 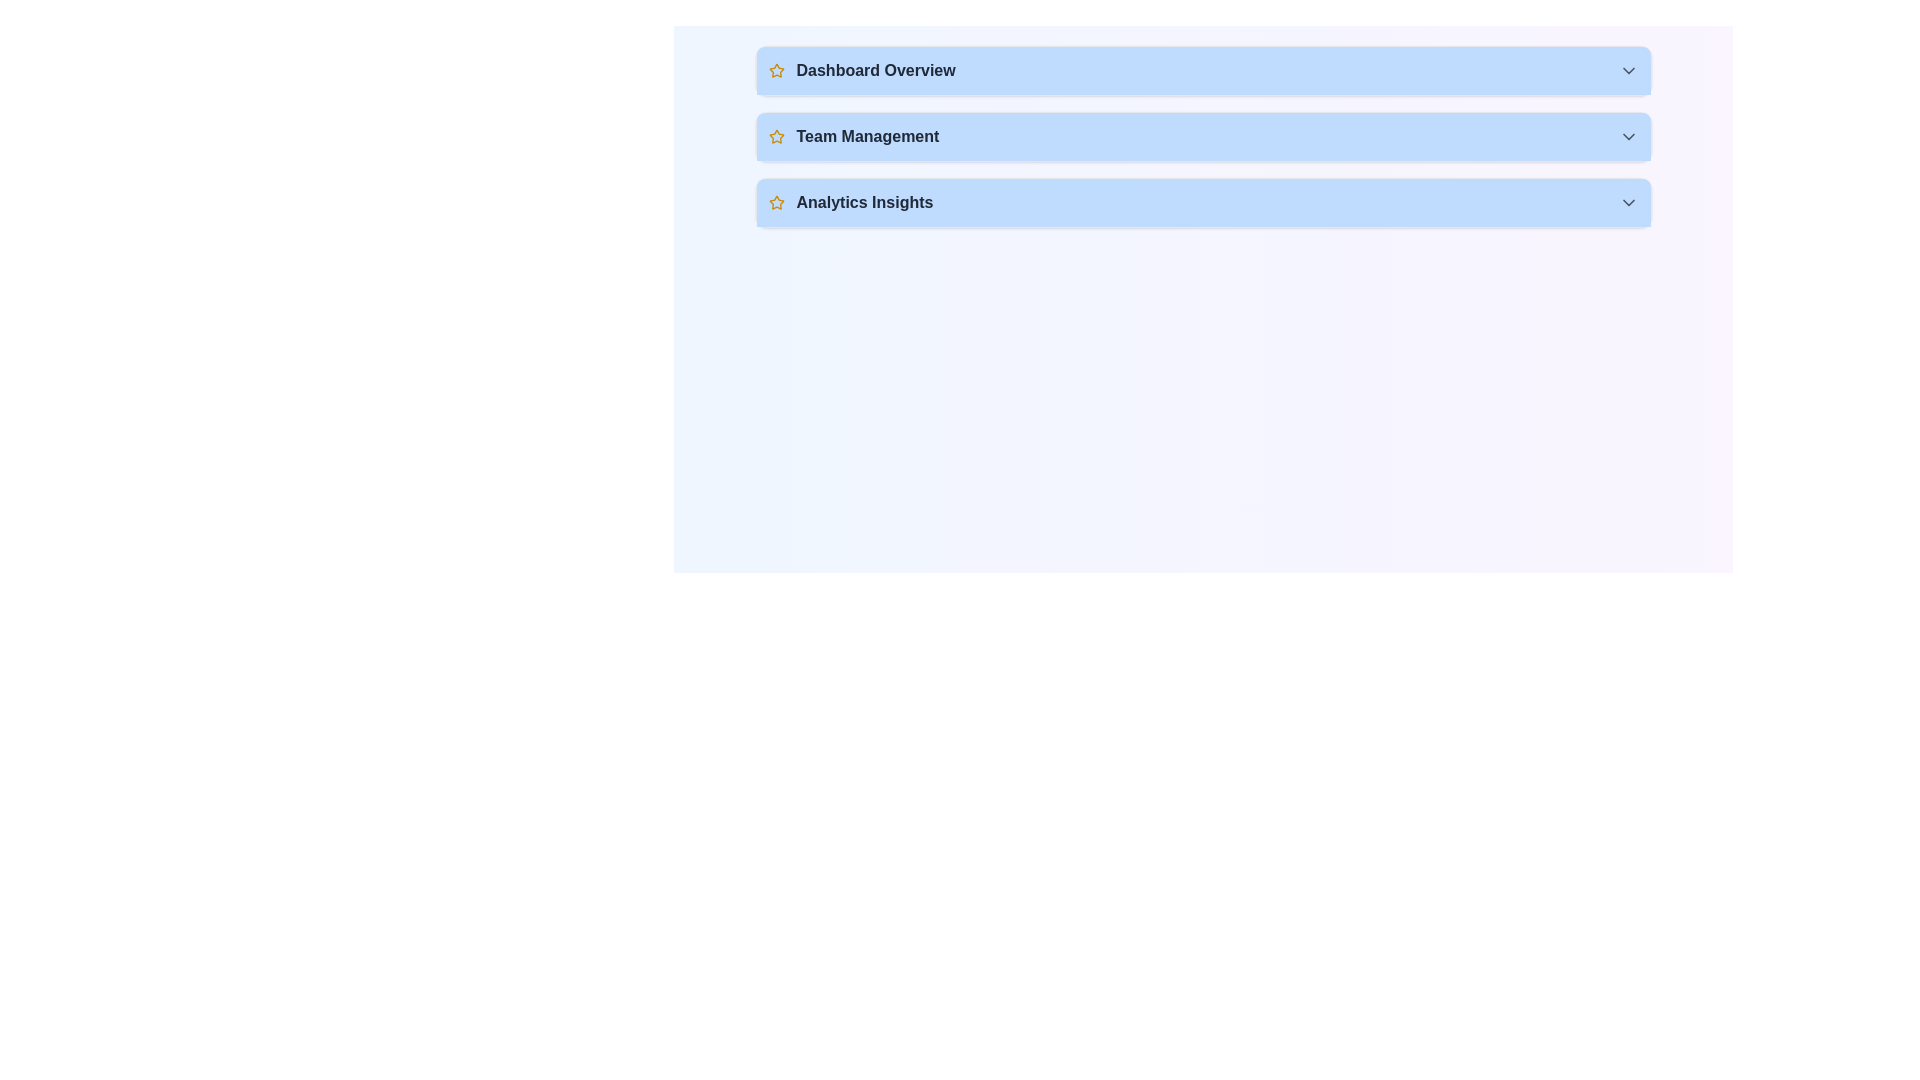 What do you see at coordinates (867, 136) in the screenshot?
I see `the 'Team Management' text label or navigation link` at bounding box center [867, 136].